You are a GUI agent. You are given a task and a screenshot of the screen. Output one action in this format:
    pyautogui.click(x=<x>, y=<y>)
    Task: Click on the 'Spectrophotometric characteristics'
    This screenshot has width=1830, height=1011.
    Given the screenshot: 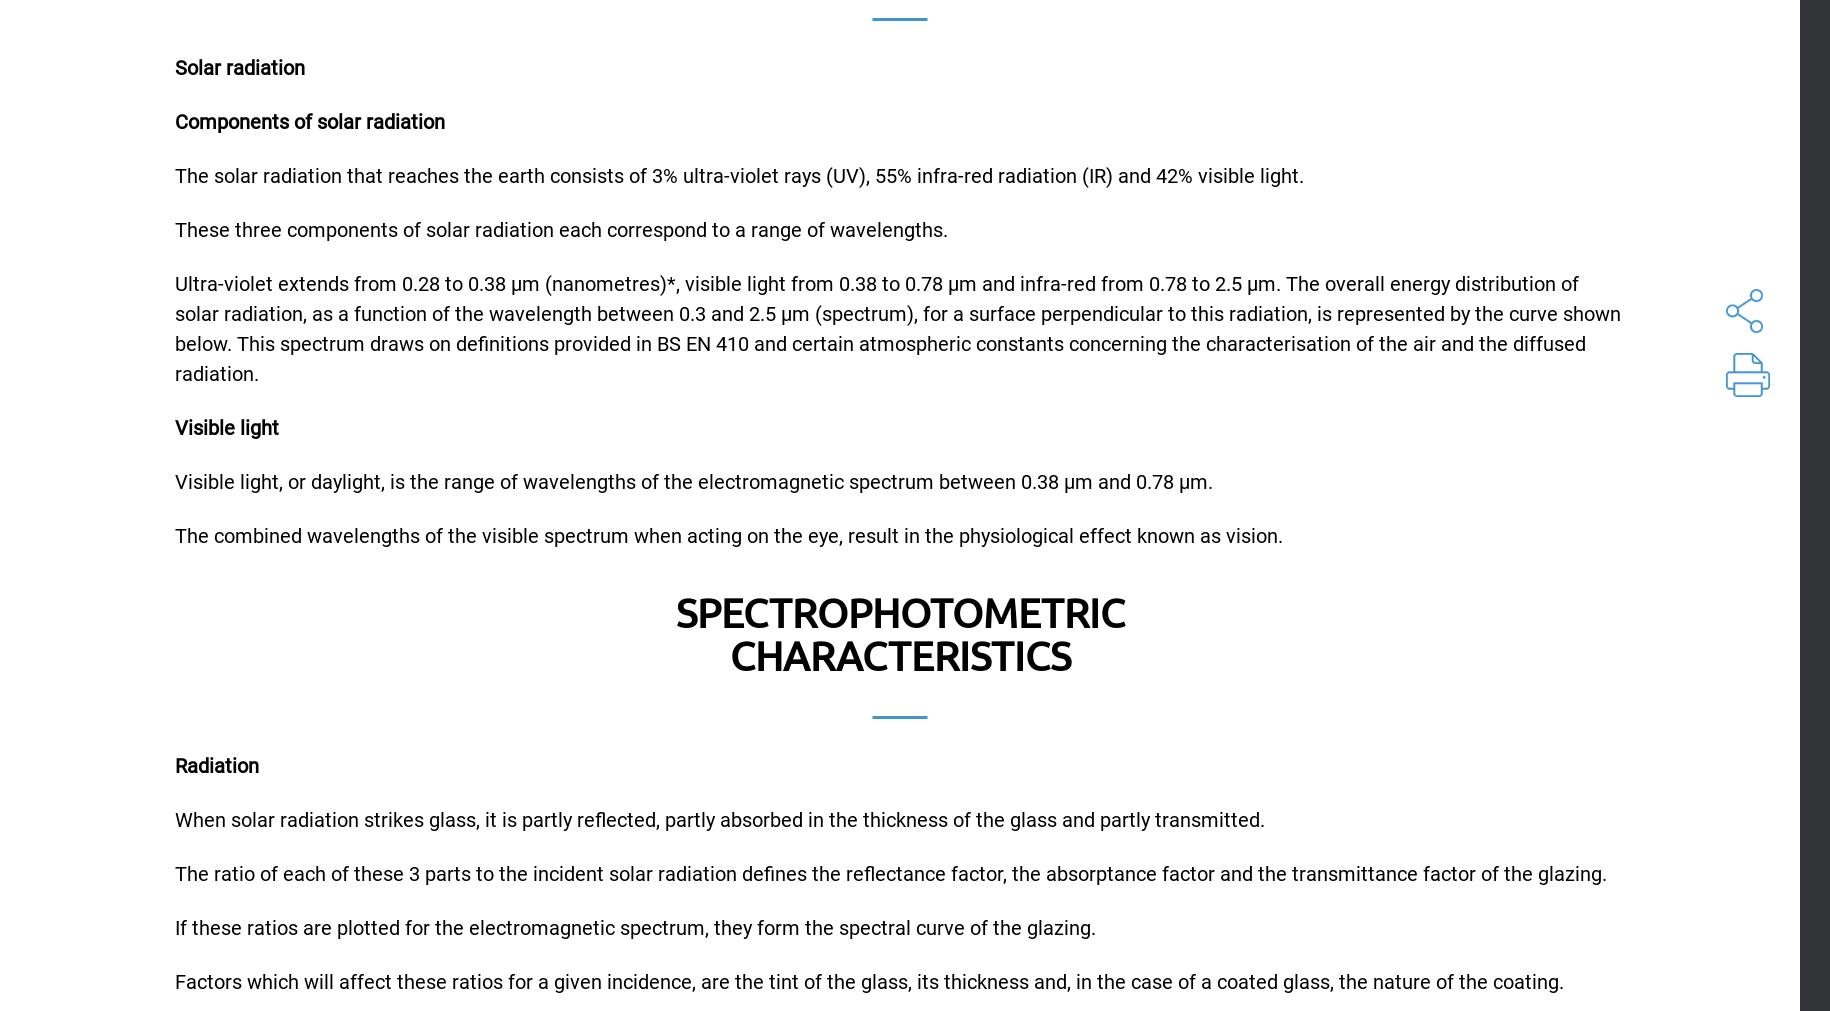 What is the action you would take?
    pyautogui.click(x=899, y=633)
    